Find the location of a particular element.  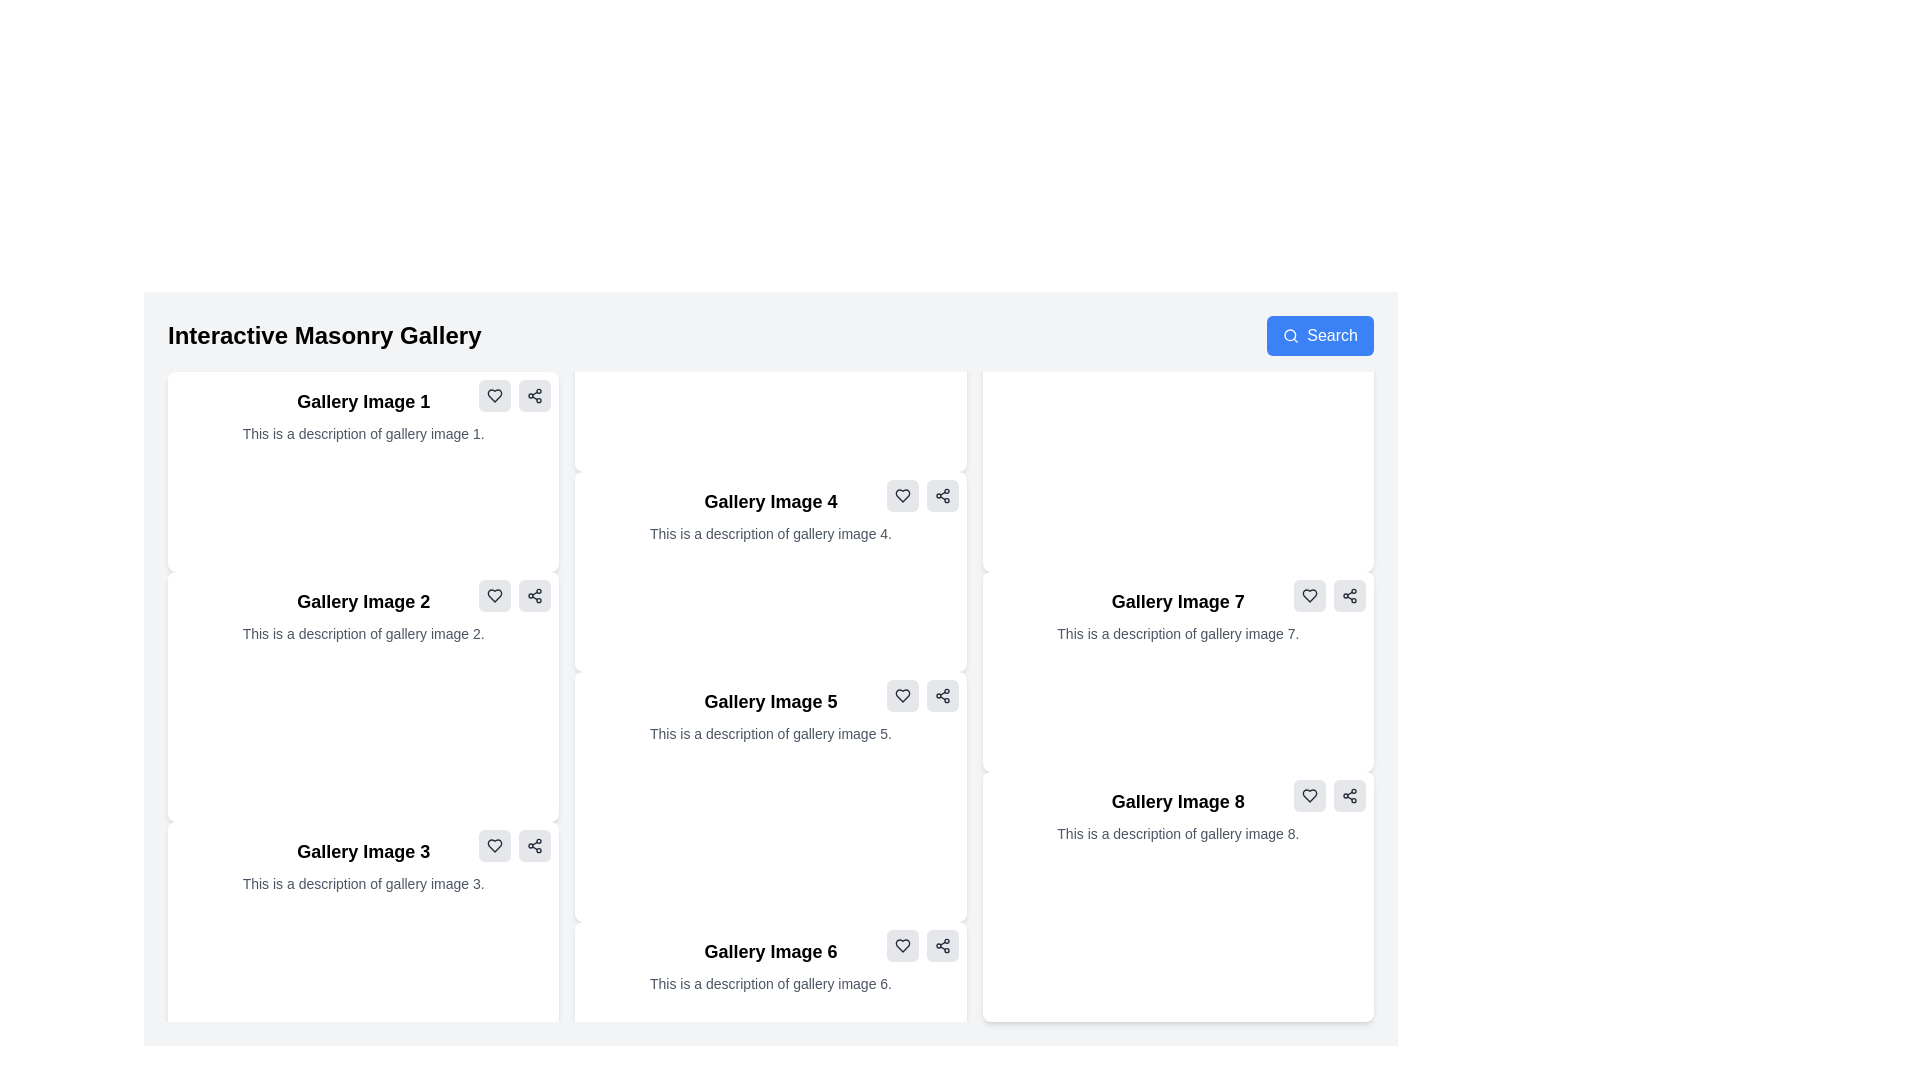

the share icon in the button group located at the top-right of the 'Gallery Image 2' box, which is styled with a light gray background and has rounded edges is located at coordinates (515, 595).